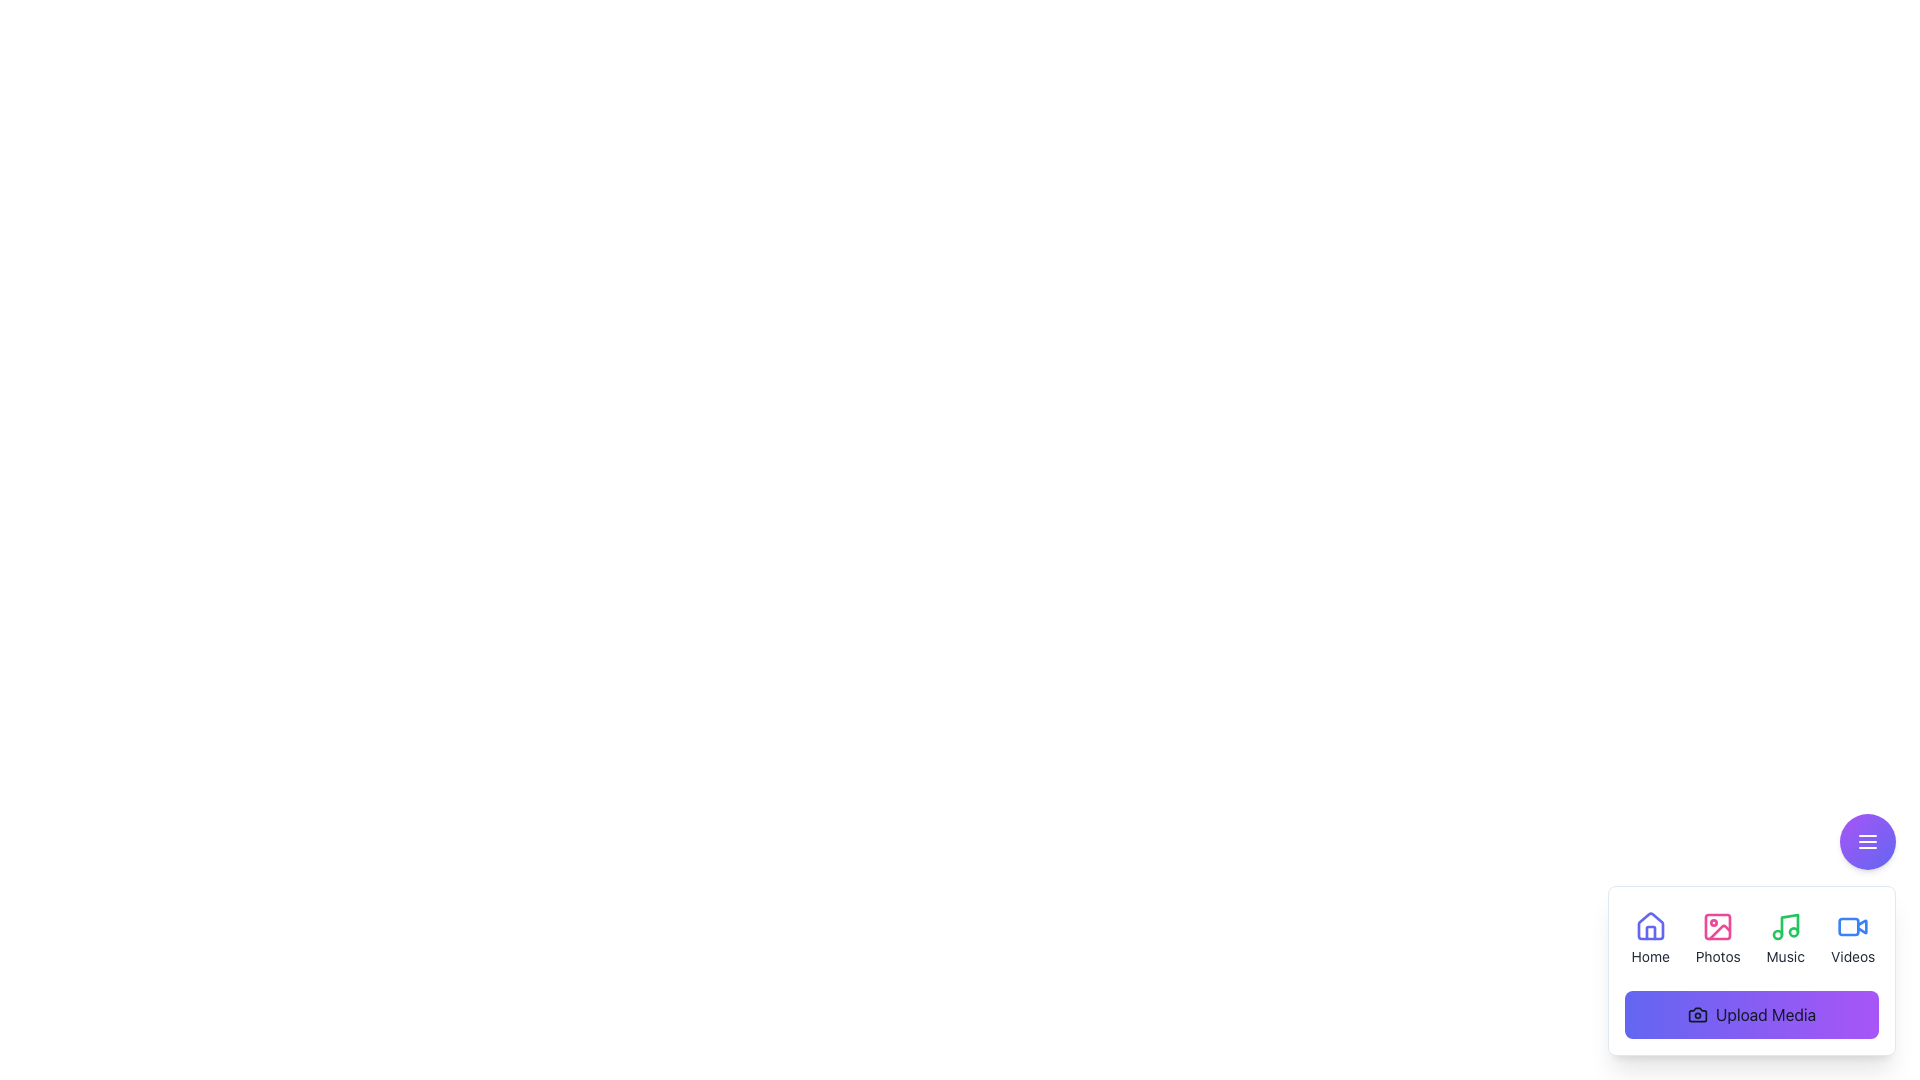  What do you see at coordinates (1650, 926) in the screenshot?
I see `the 'Home' icon in the bottom-right corner of the navigation bar` at bounding box center [1650, 926].